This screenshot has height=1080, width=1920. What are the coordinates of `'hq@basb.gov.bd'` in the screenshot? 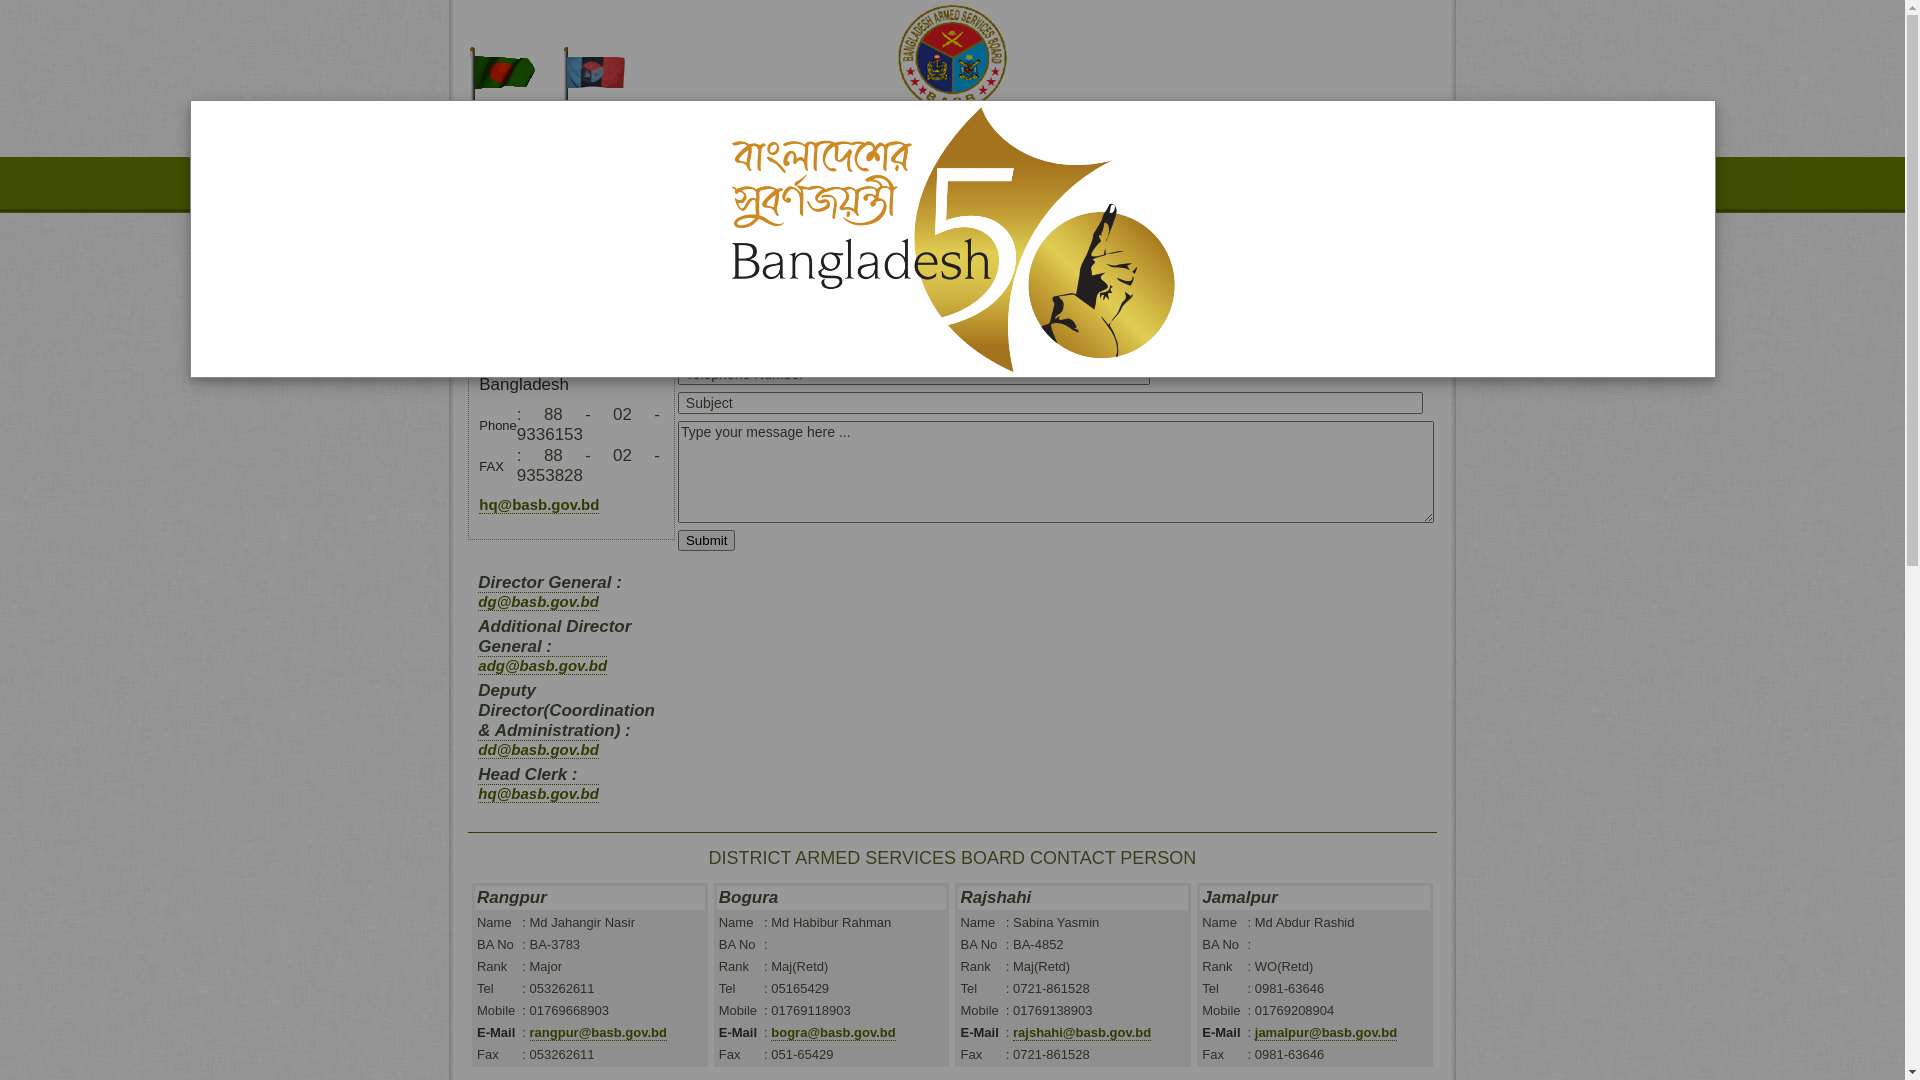 It's located at (538, 504).